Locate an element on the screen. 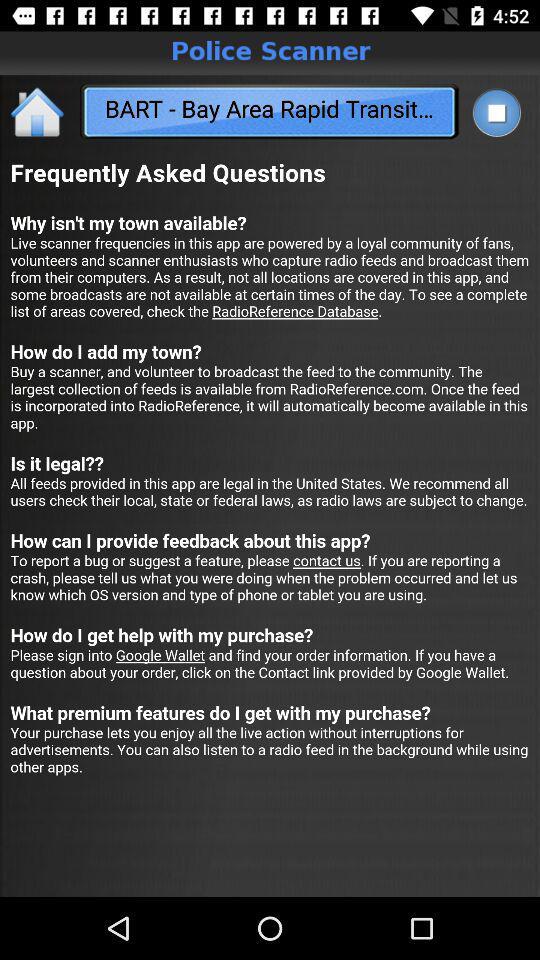  the homepage is located at coordinates (38, 111).